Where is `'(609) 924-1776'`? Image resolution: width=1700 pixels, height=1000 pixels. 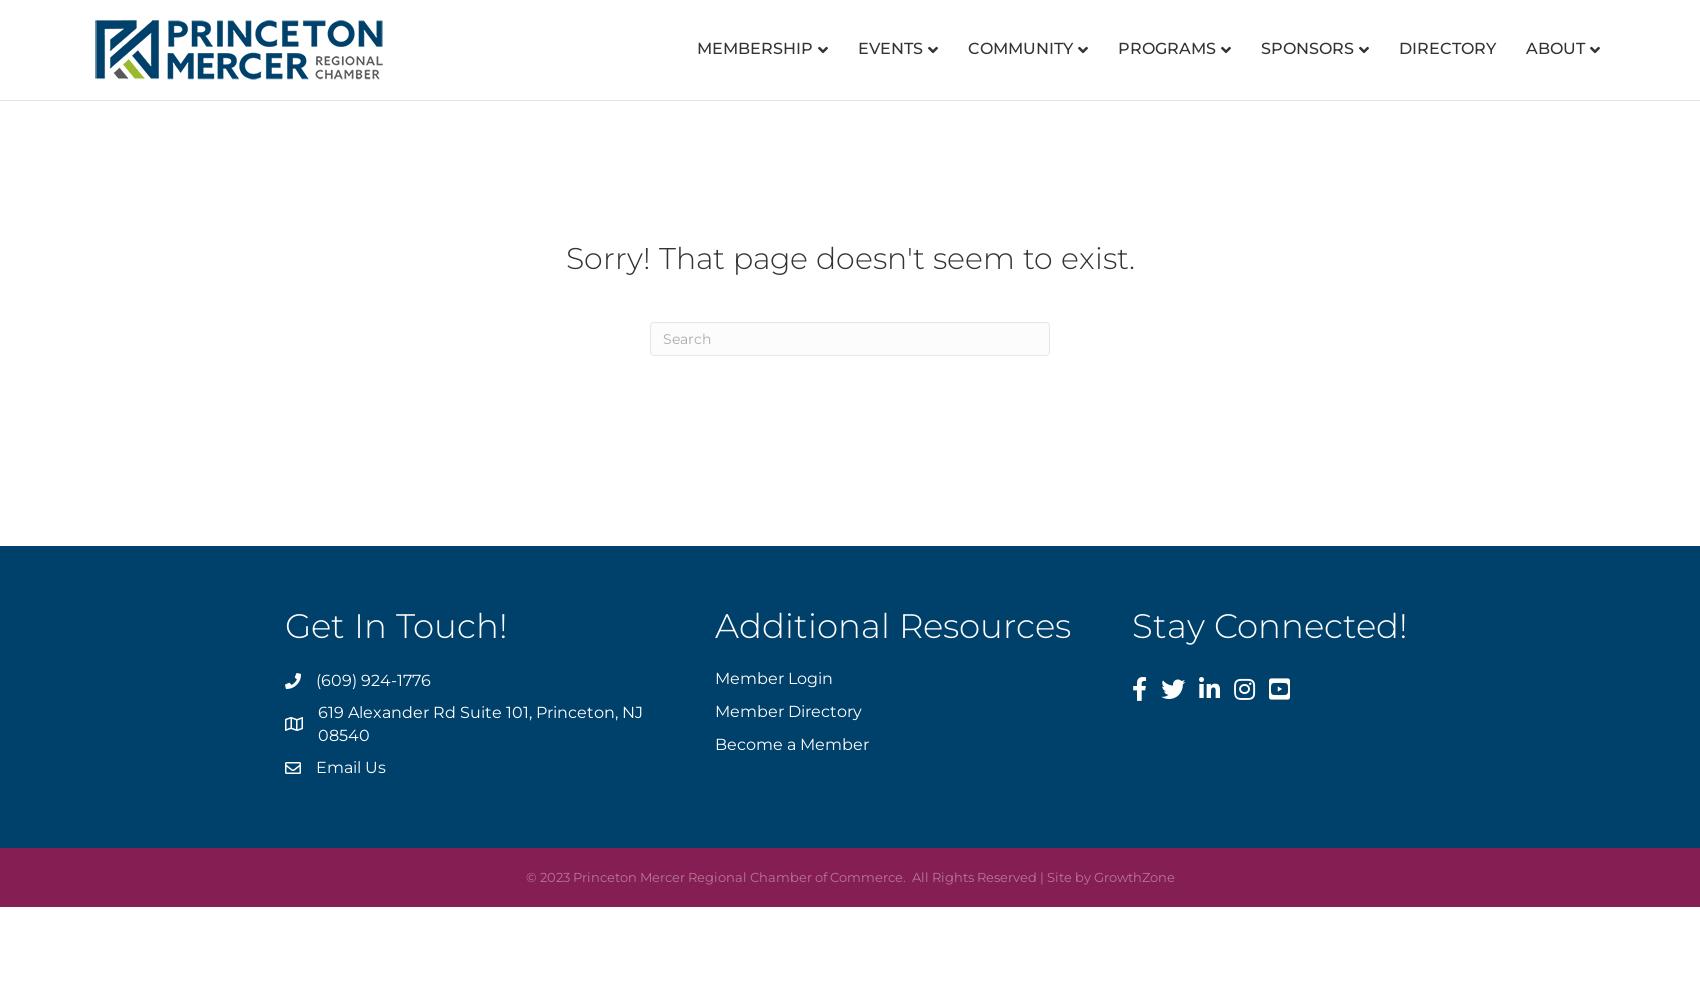 '(609) 924-1776' is located at coordinates (372, 680).